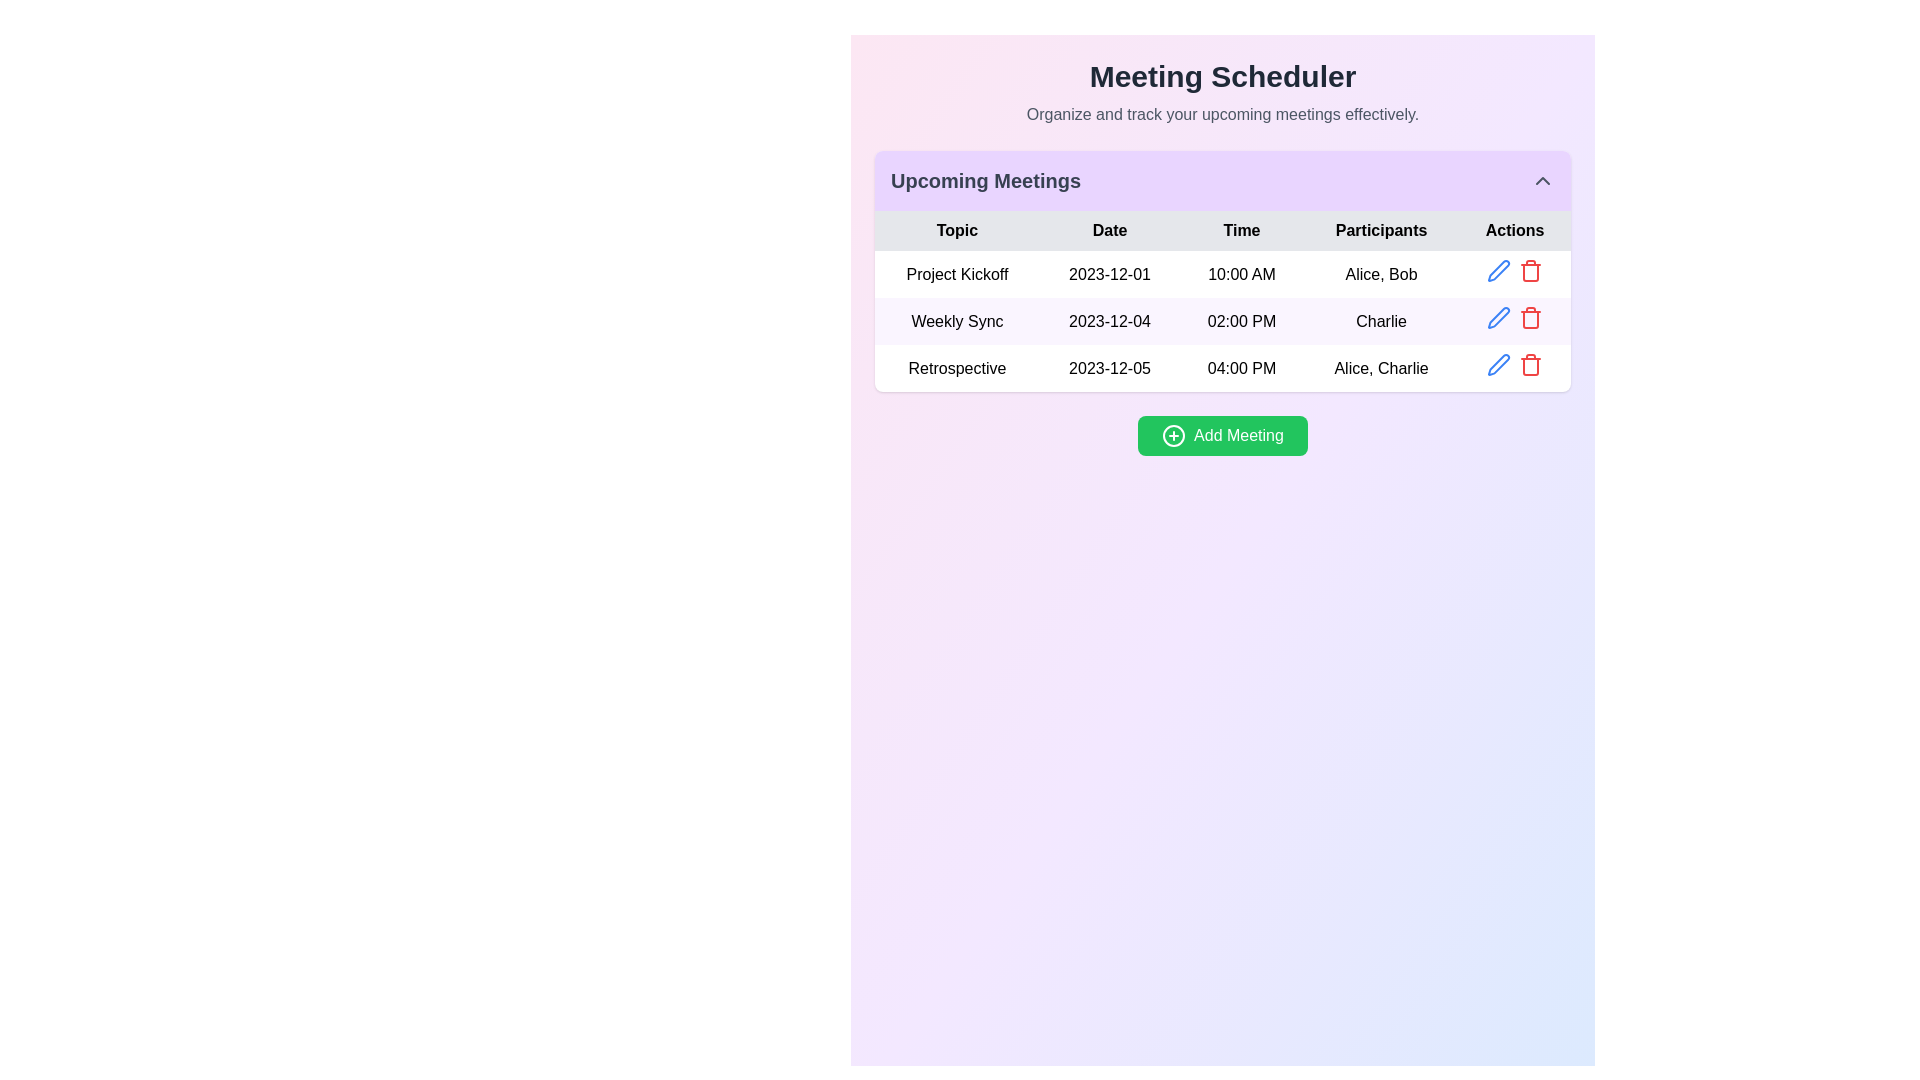 This screenshot has width=1920, height=1080. I want to click on title 'Upcoming Meetings' from the static text block located in the purple header bar at the top of the section, aligned to the left side, so click(985, 181).